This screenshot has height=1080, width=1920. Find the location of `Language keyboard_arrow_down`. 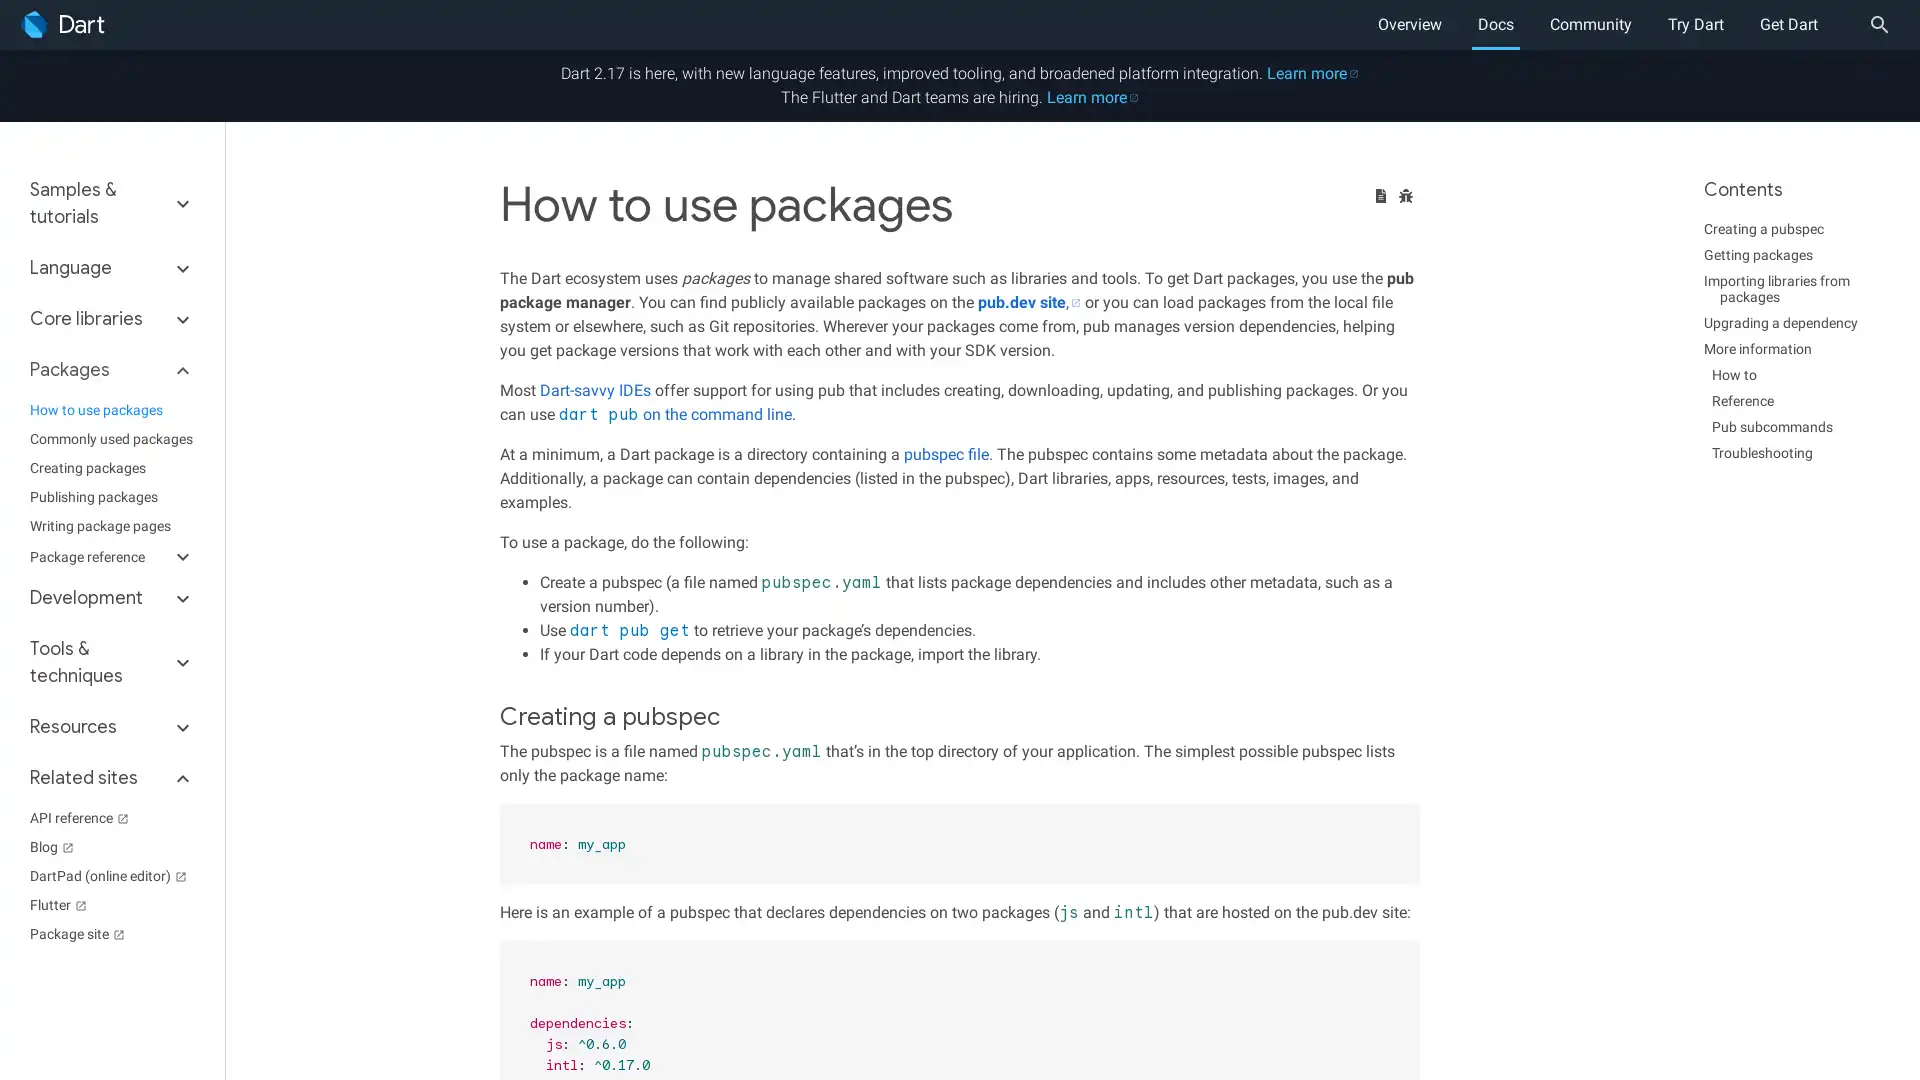

Language keyboard_arrow_down is located at coordinates (111, 267).